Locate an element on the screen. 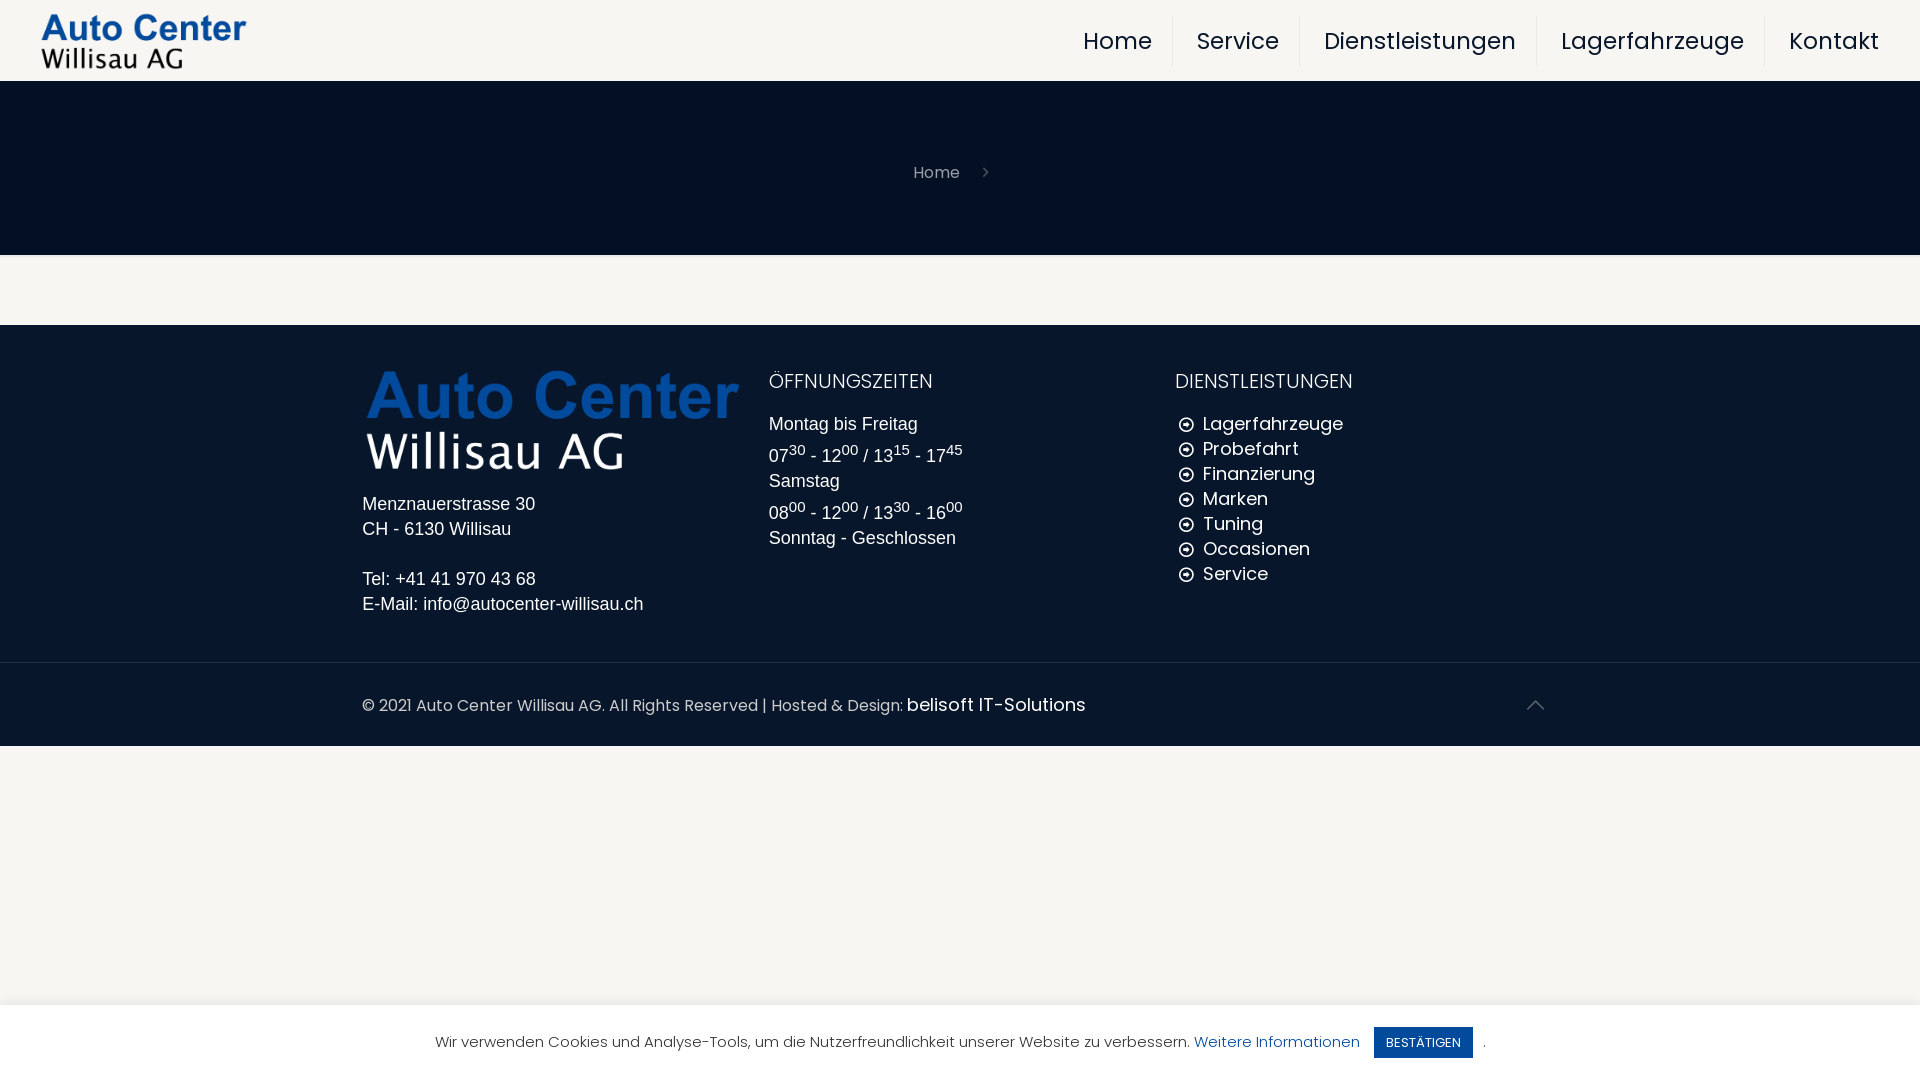  'Service' is located at coordinates (1232, 573).